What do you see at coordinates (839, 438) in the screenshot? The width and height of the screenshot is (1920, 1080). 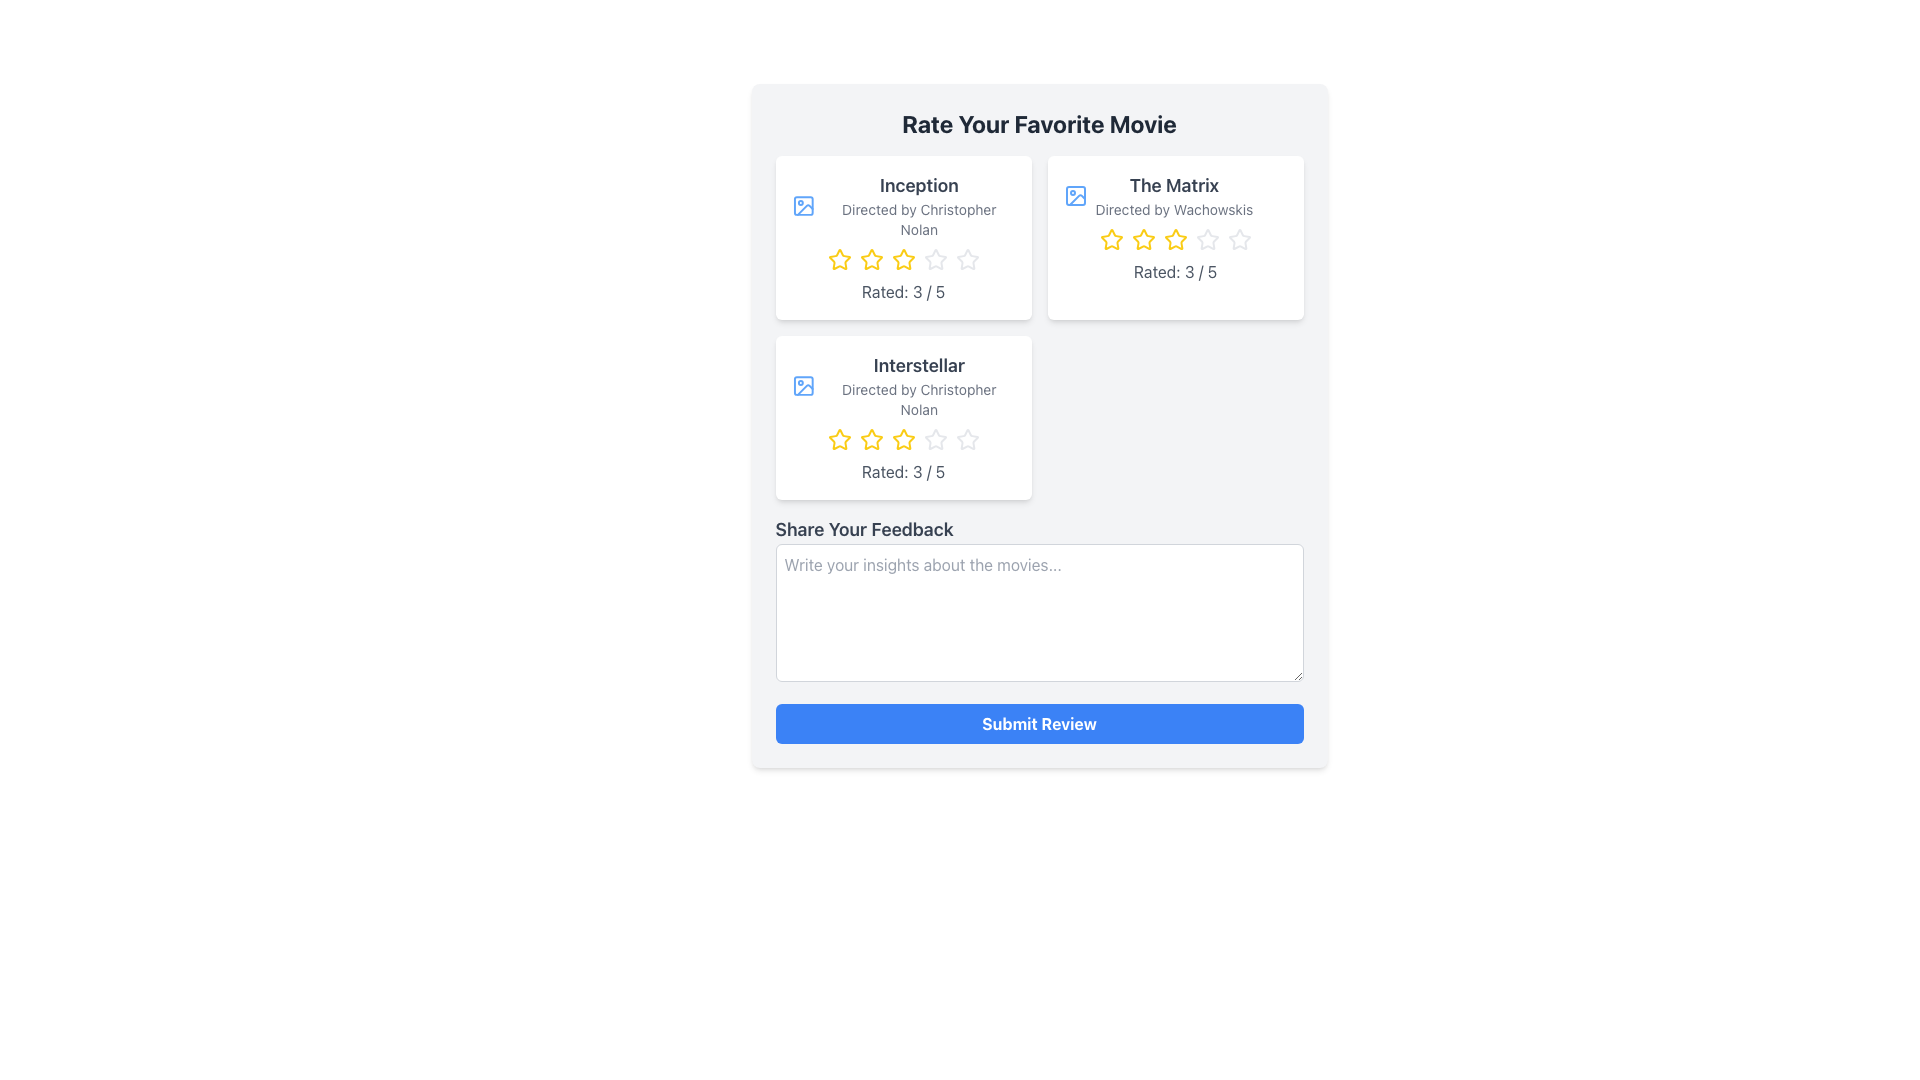 I see `the first star-shaped rating icon with a yellow outline for the movie 'Interstellar' to rate it` at bounding box center [839, 438].